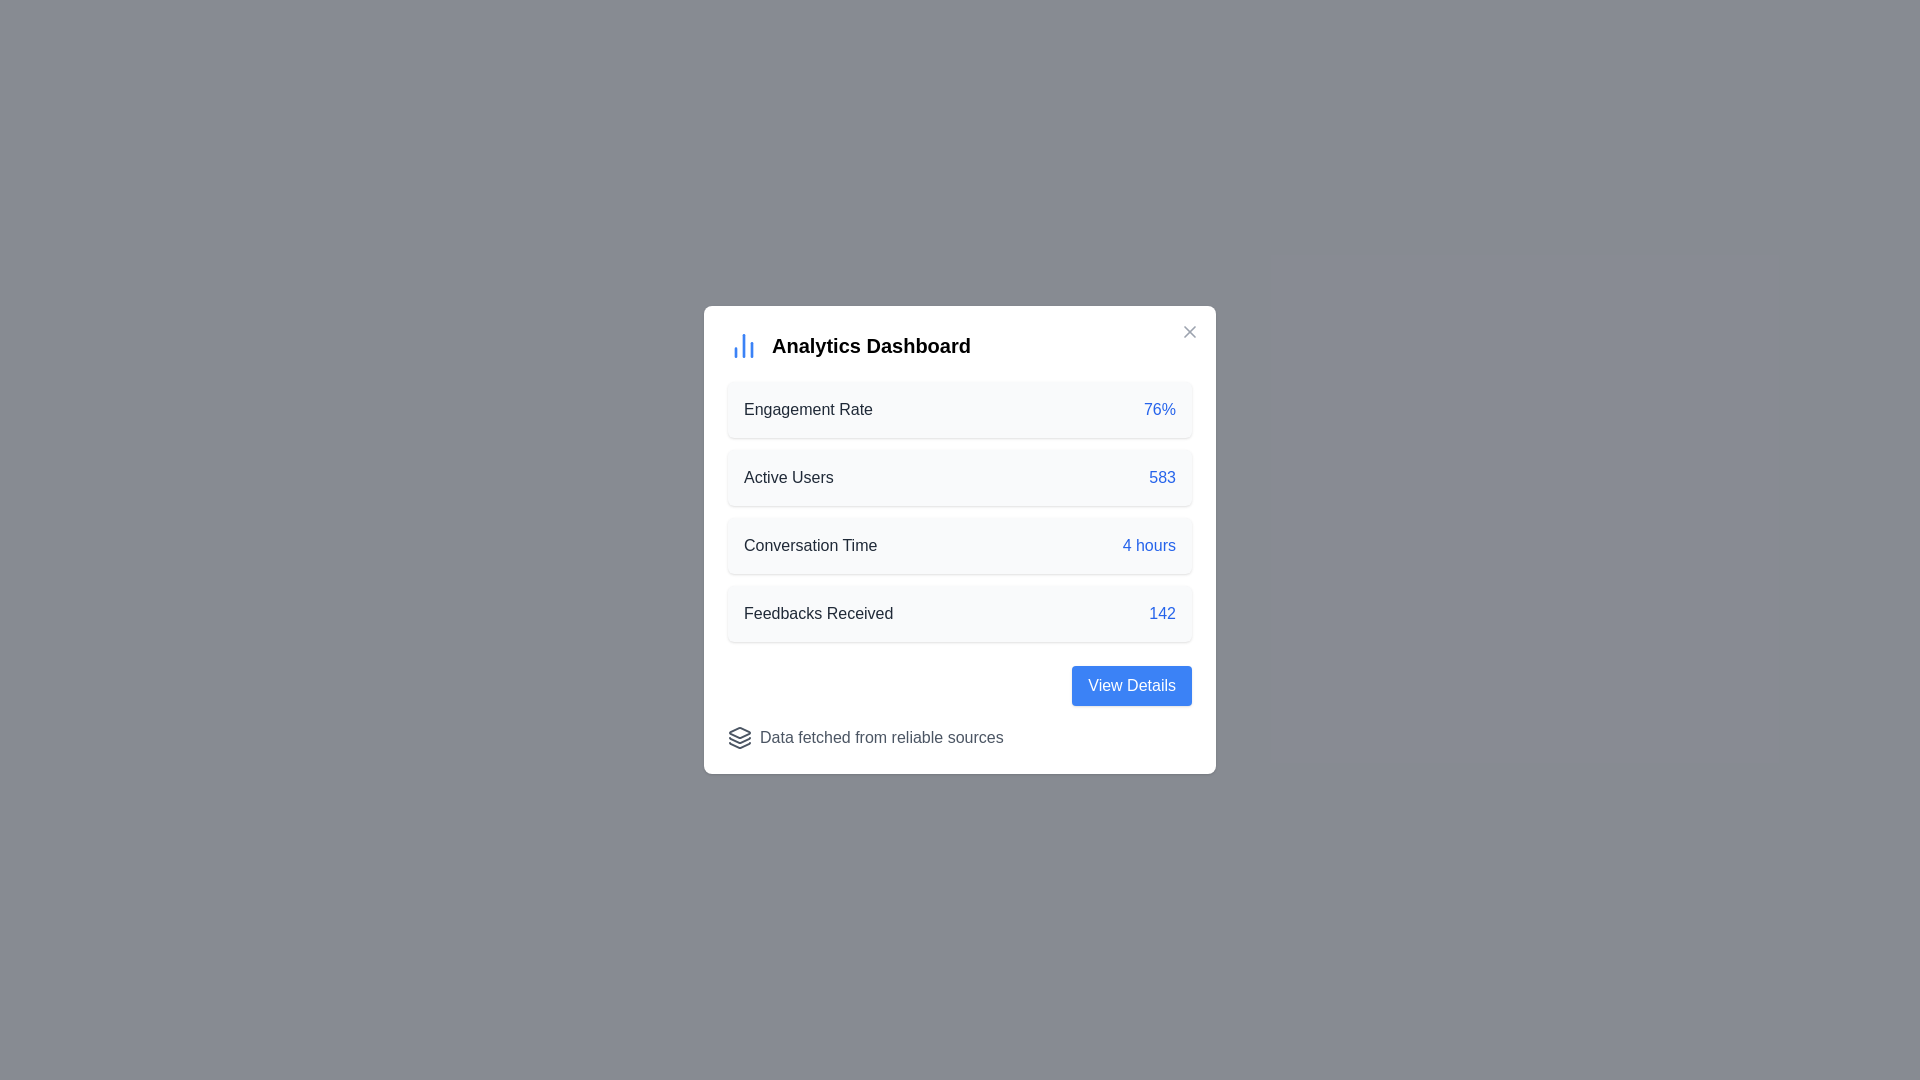 This screenshot has height=1080, width=1920. What do you see at coordinates (1190, 330) in the screenshot?
I see `the close button at the top right corner of the dialog` at bounding box center [1190, 330].